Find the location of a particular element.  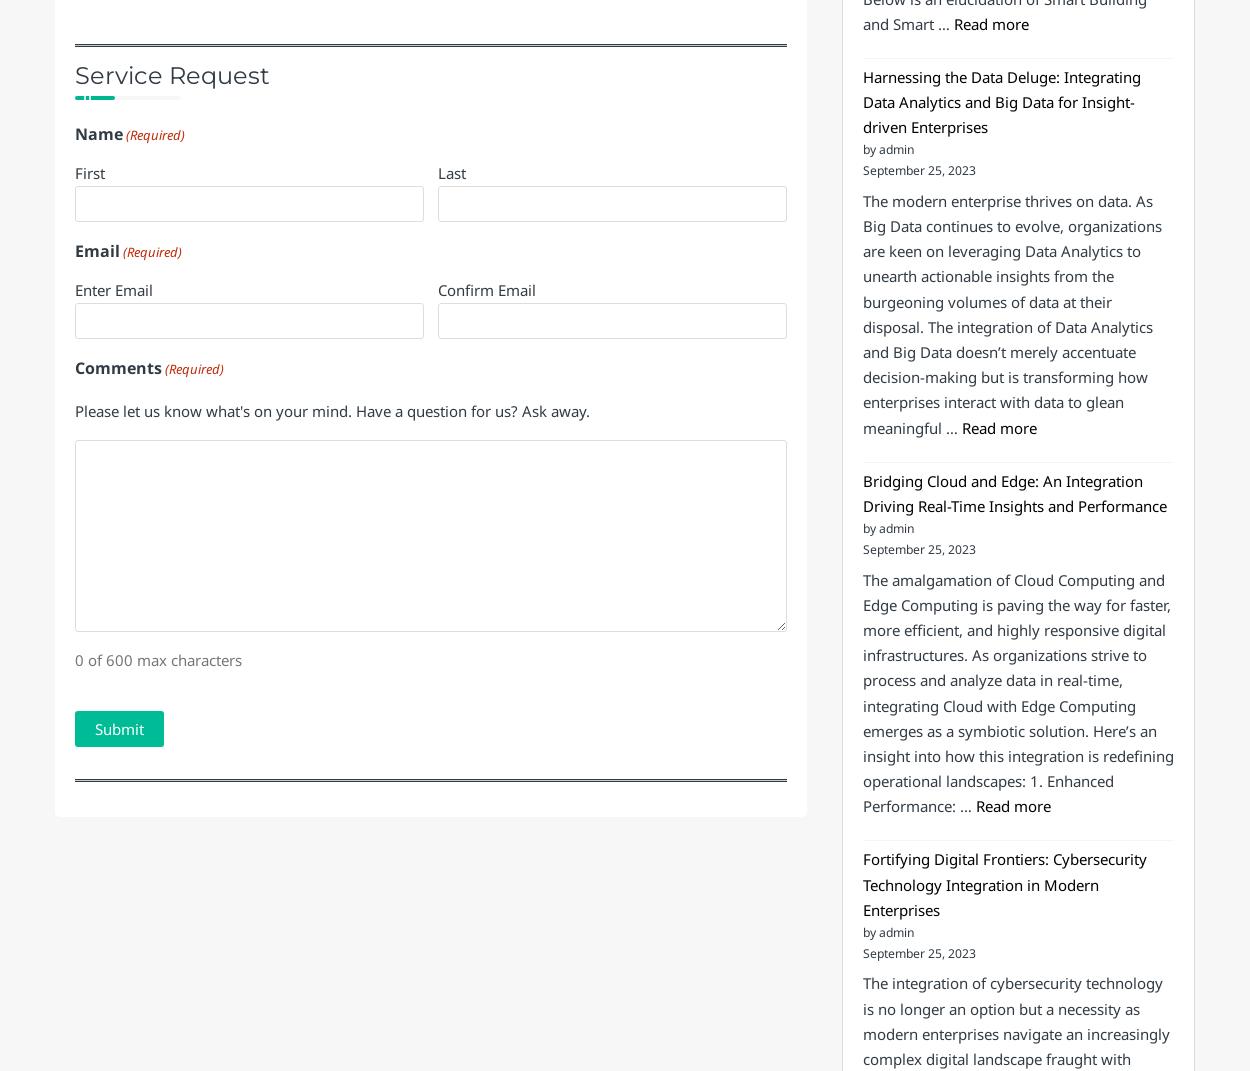

'Bridging Cloud and Edge: An Integration Driving Real-Time Insights and Performance' is located at coordinates (861, 491).